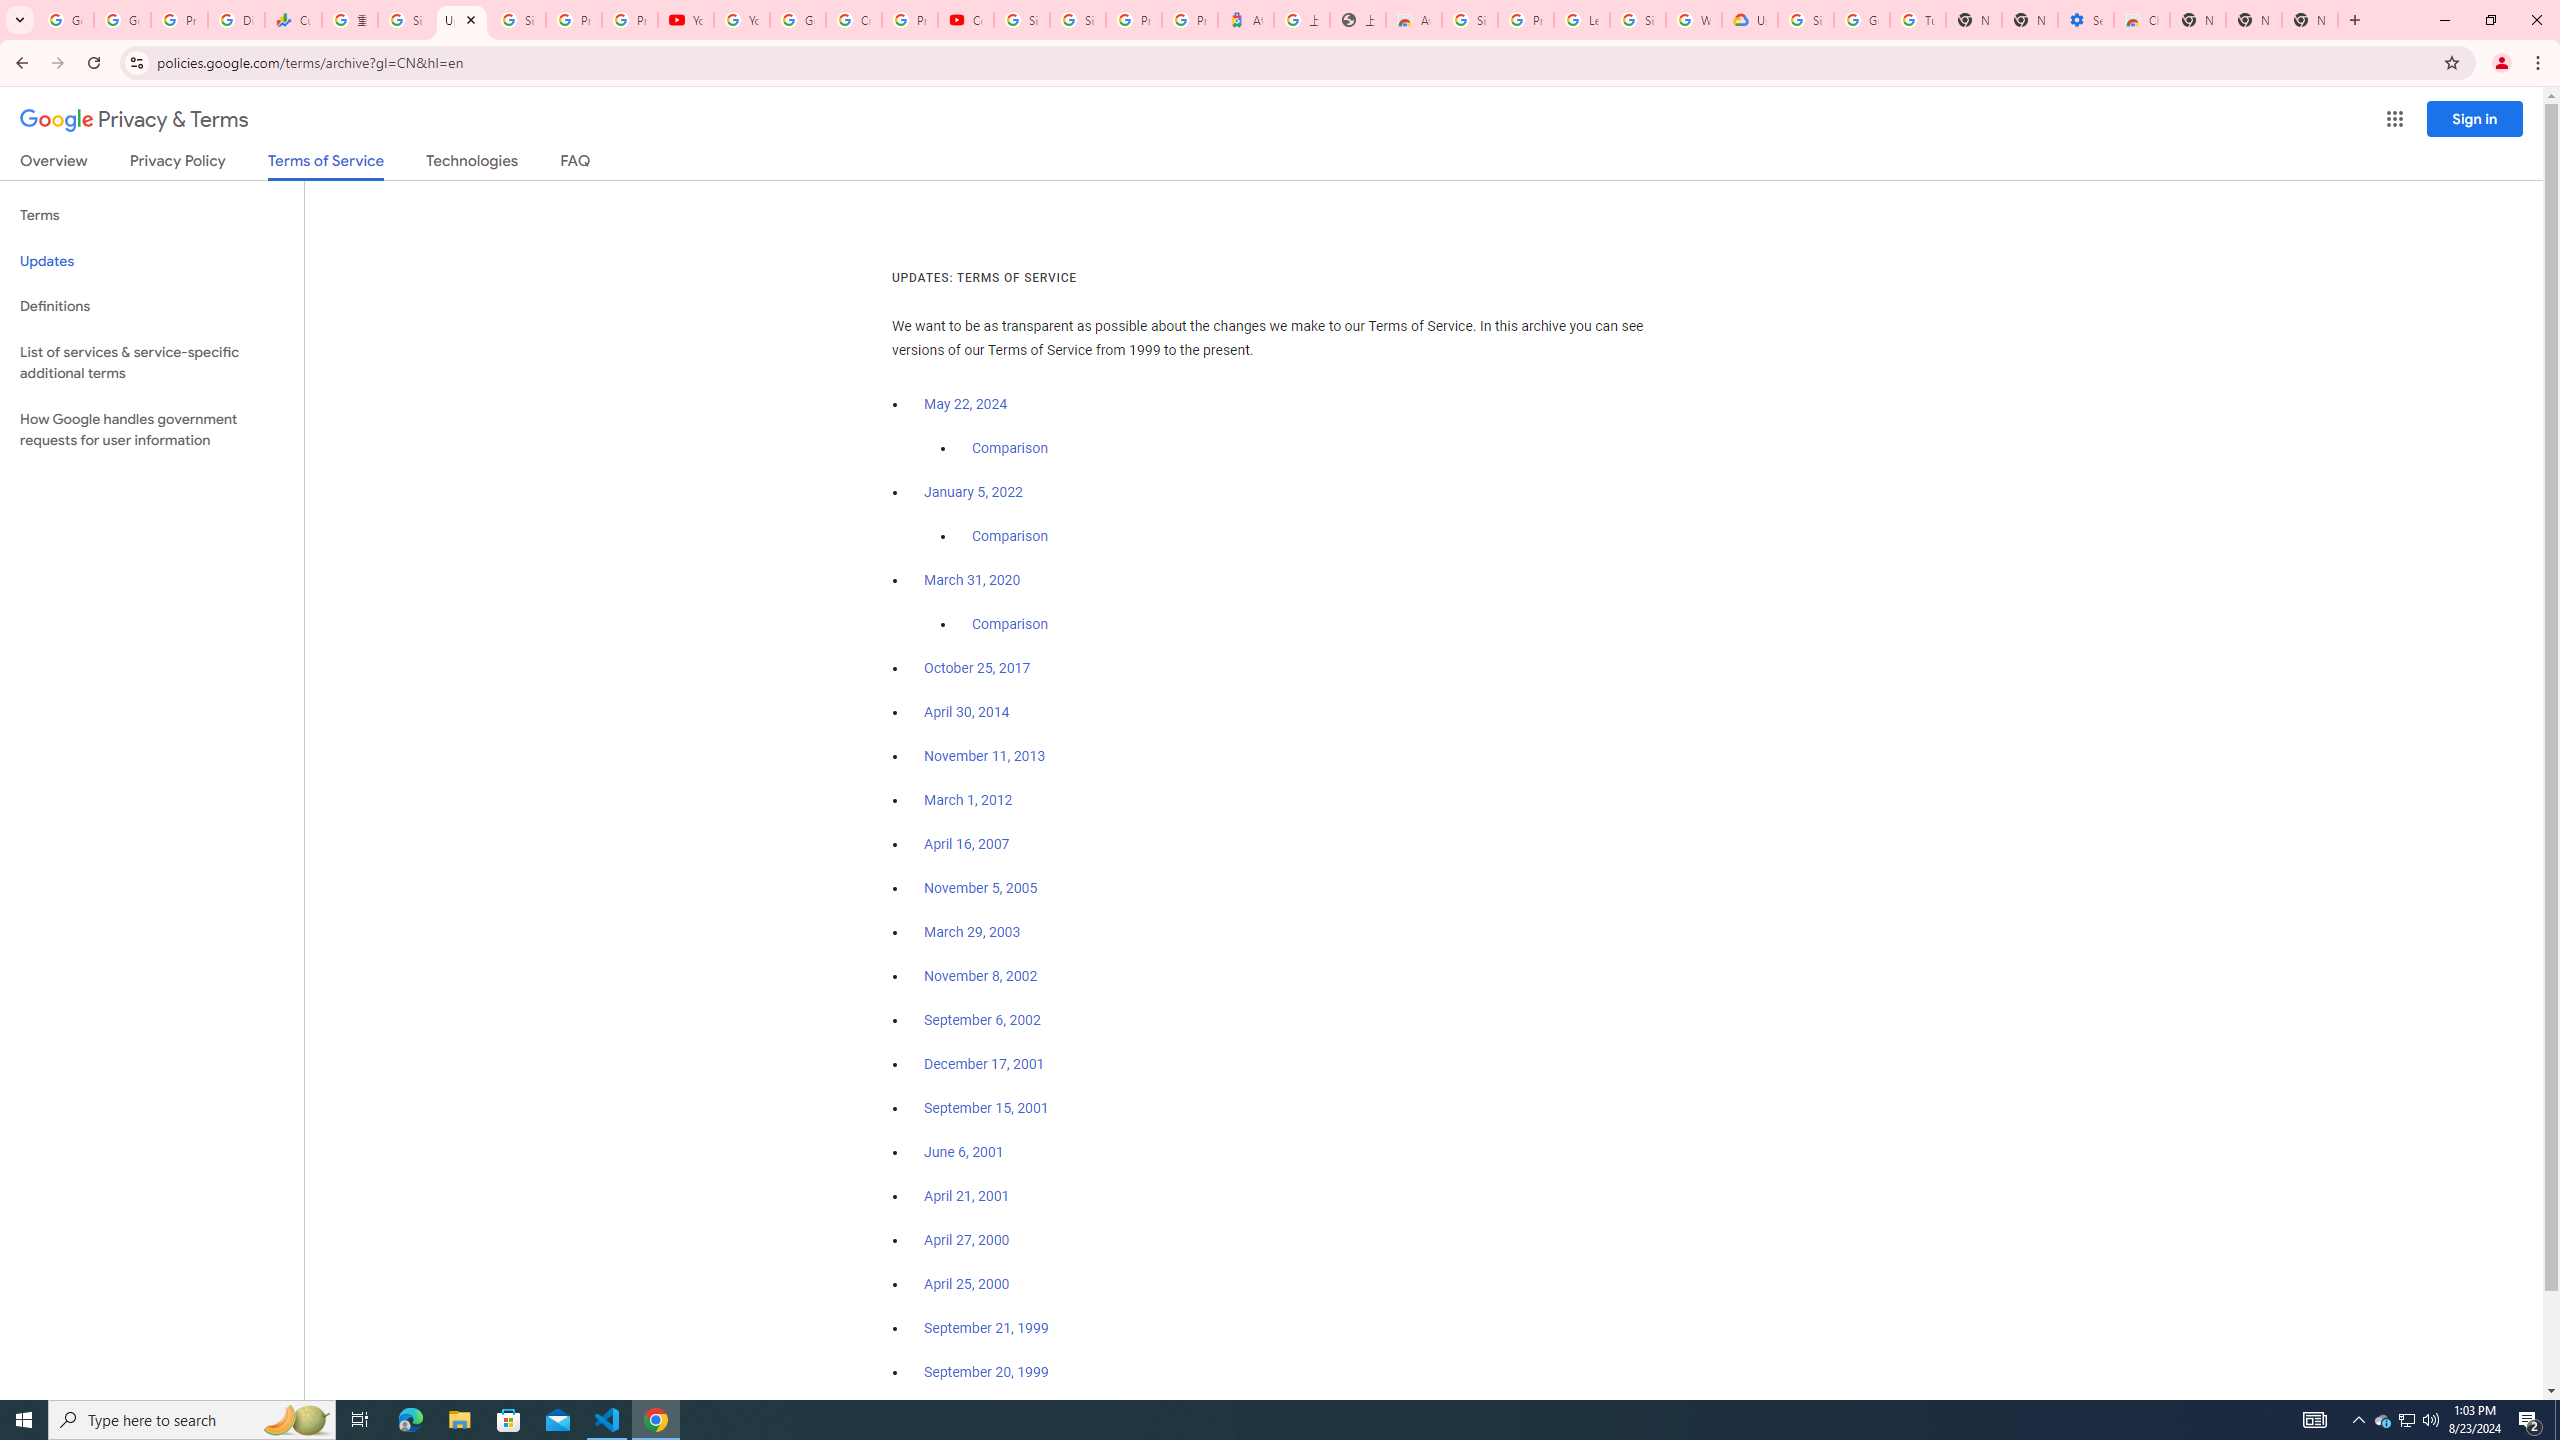  What do you see at coordinates (986, 1326) in the screenshot?
I see `'September 21, 1999'` at bounding box center [986, 1326].